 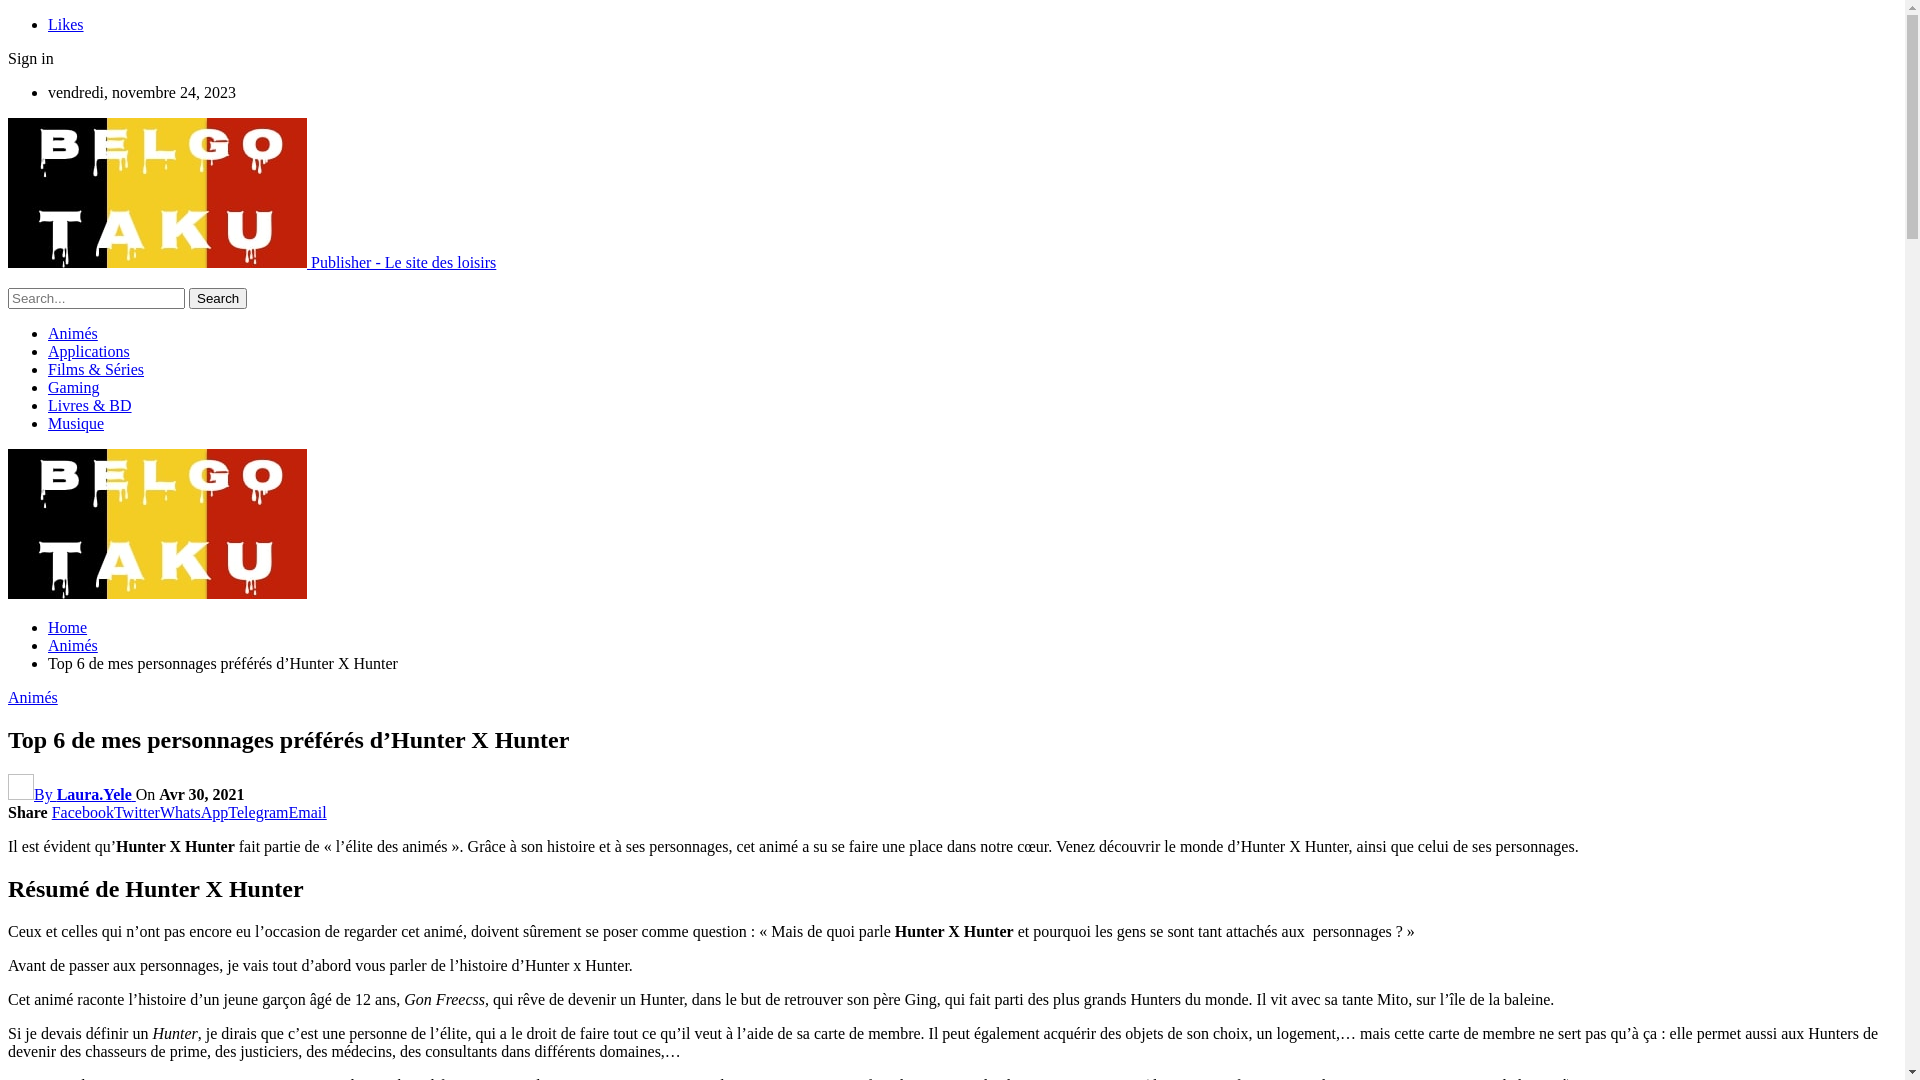 What do you see at coordinates (95, 298) in the screenshot?
I see `'Search for:'` at bounding box center [95, 298].